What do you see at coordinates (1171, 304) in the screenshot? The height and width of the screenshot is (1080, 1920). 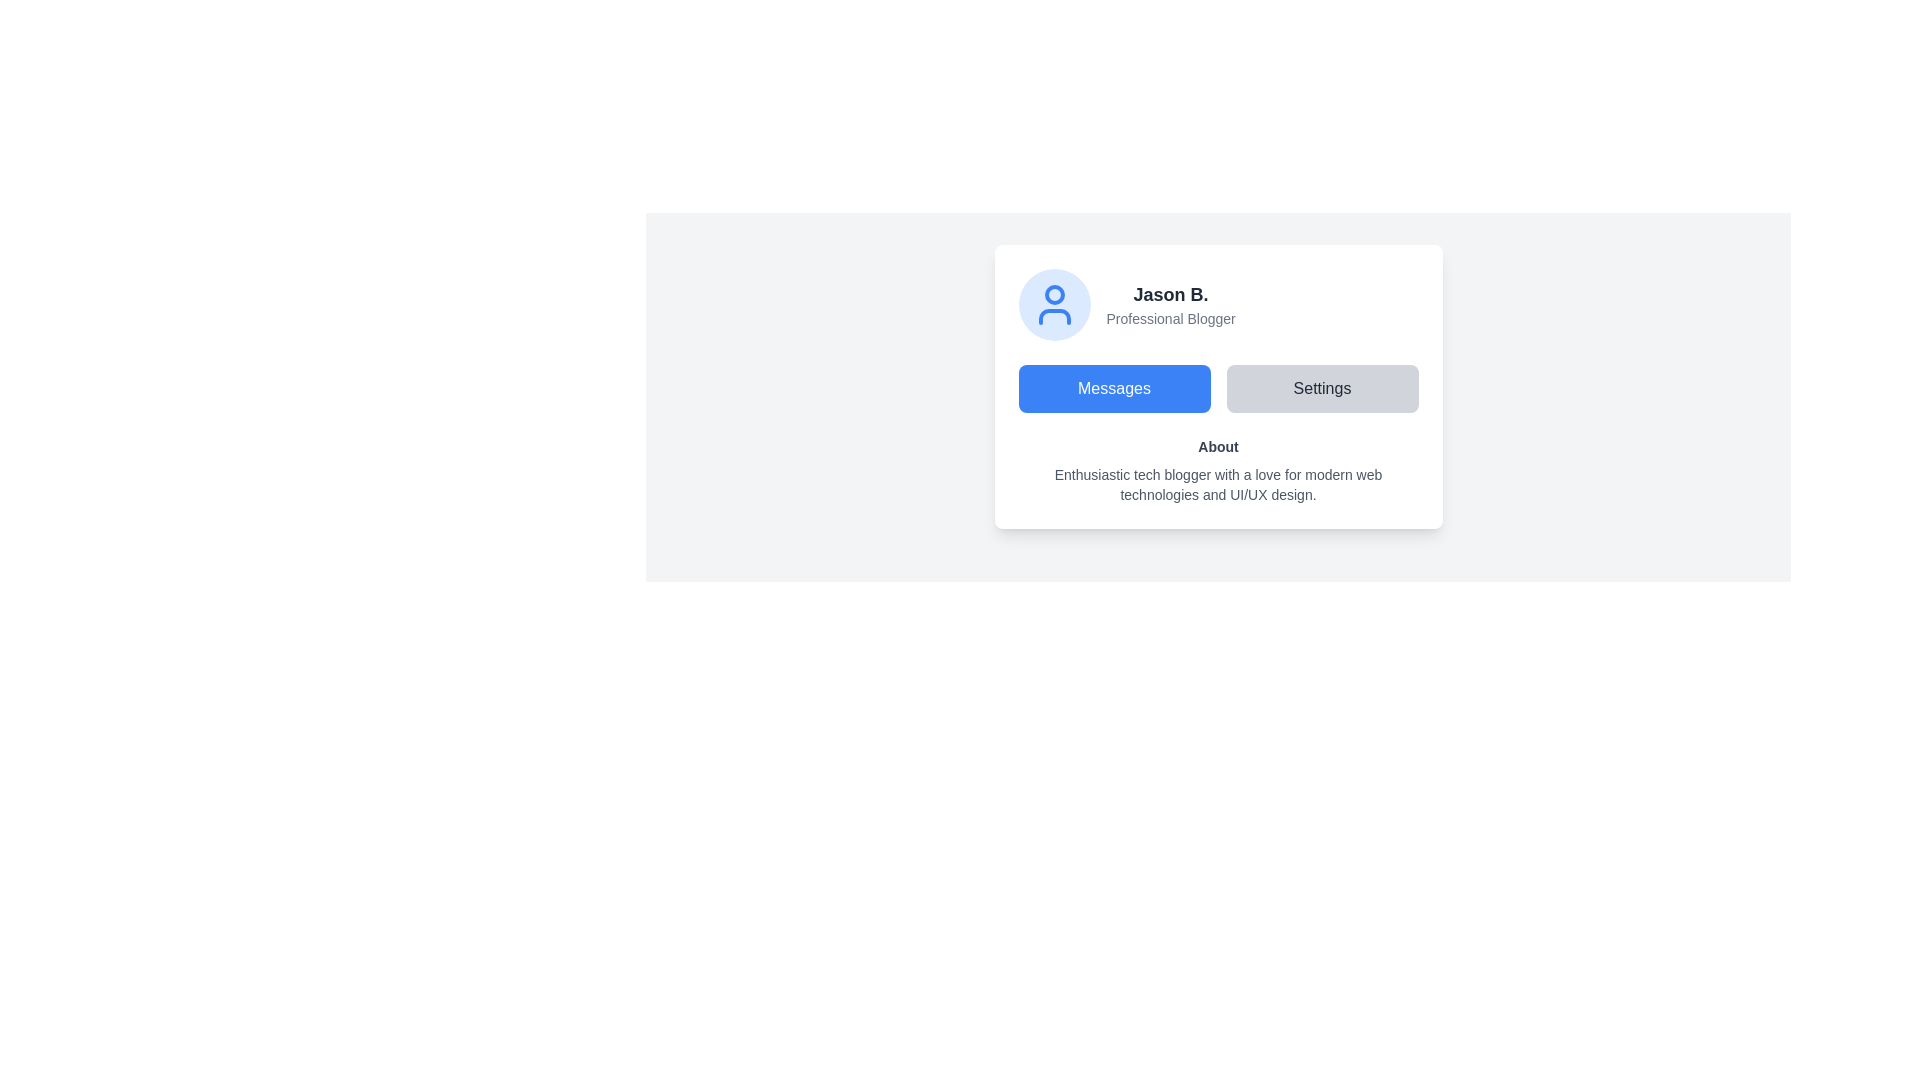 I see `the Text Display element showing 'Jason B.' and the designation 'Professional Blogger' located at the top center of the card layout` at bounding box center [1171, 304].